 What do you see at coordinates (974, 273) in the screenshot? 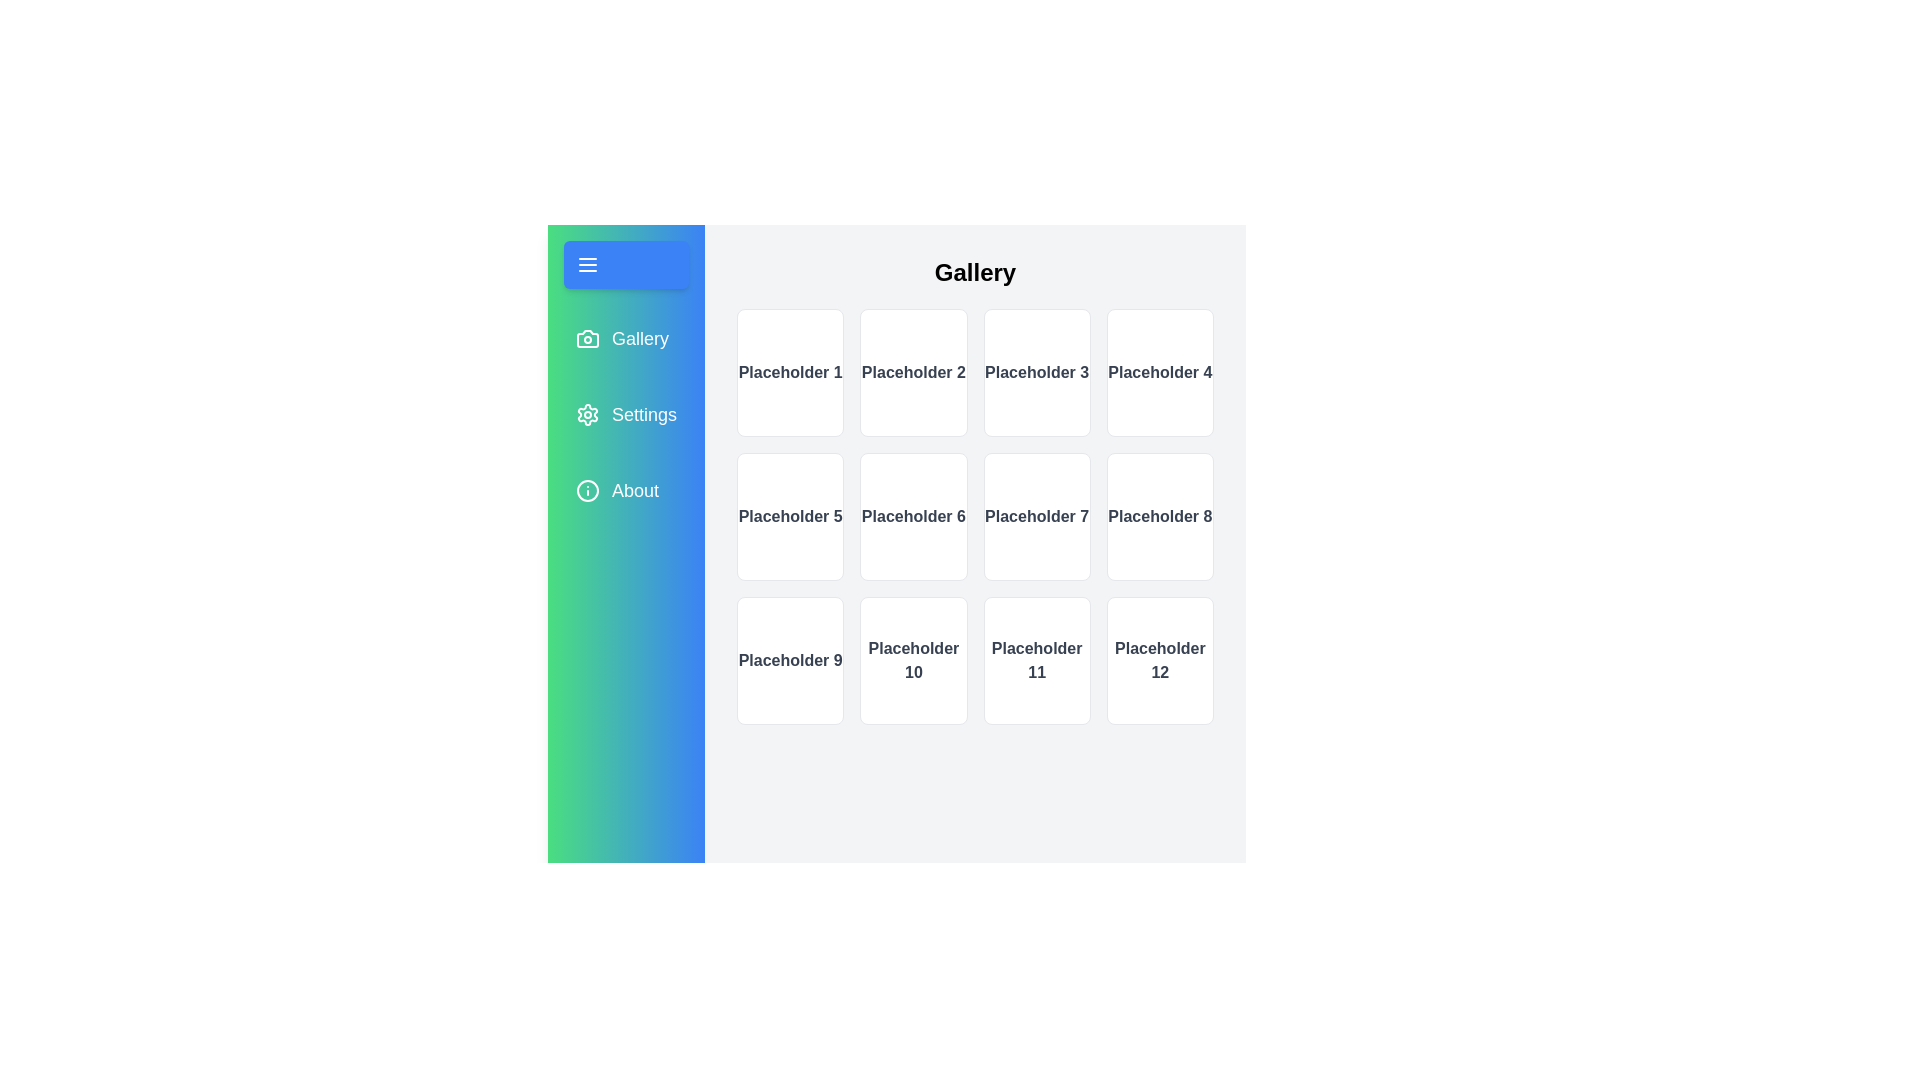
I see `the header text labeled 'Gallery'` at bounding box center [974, 273].